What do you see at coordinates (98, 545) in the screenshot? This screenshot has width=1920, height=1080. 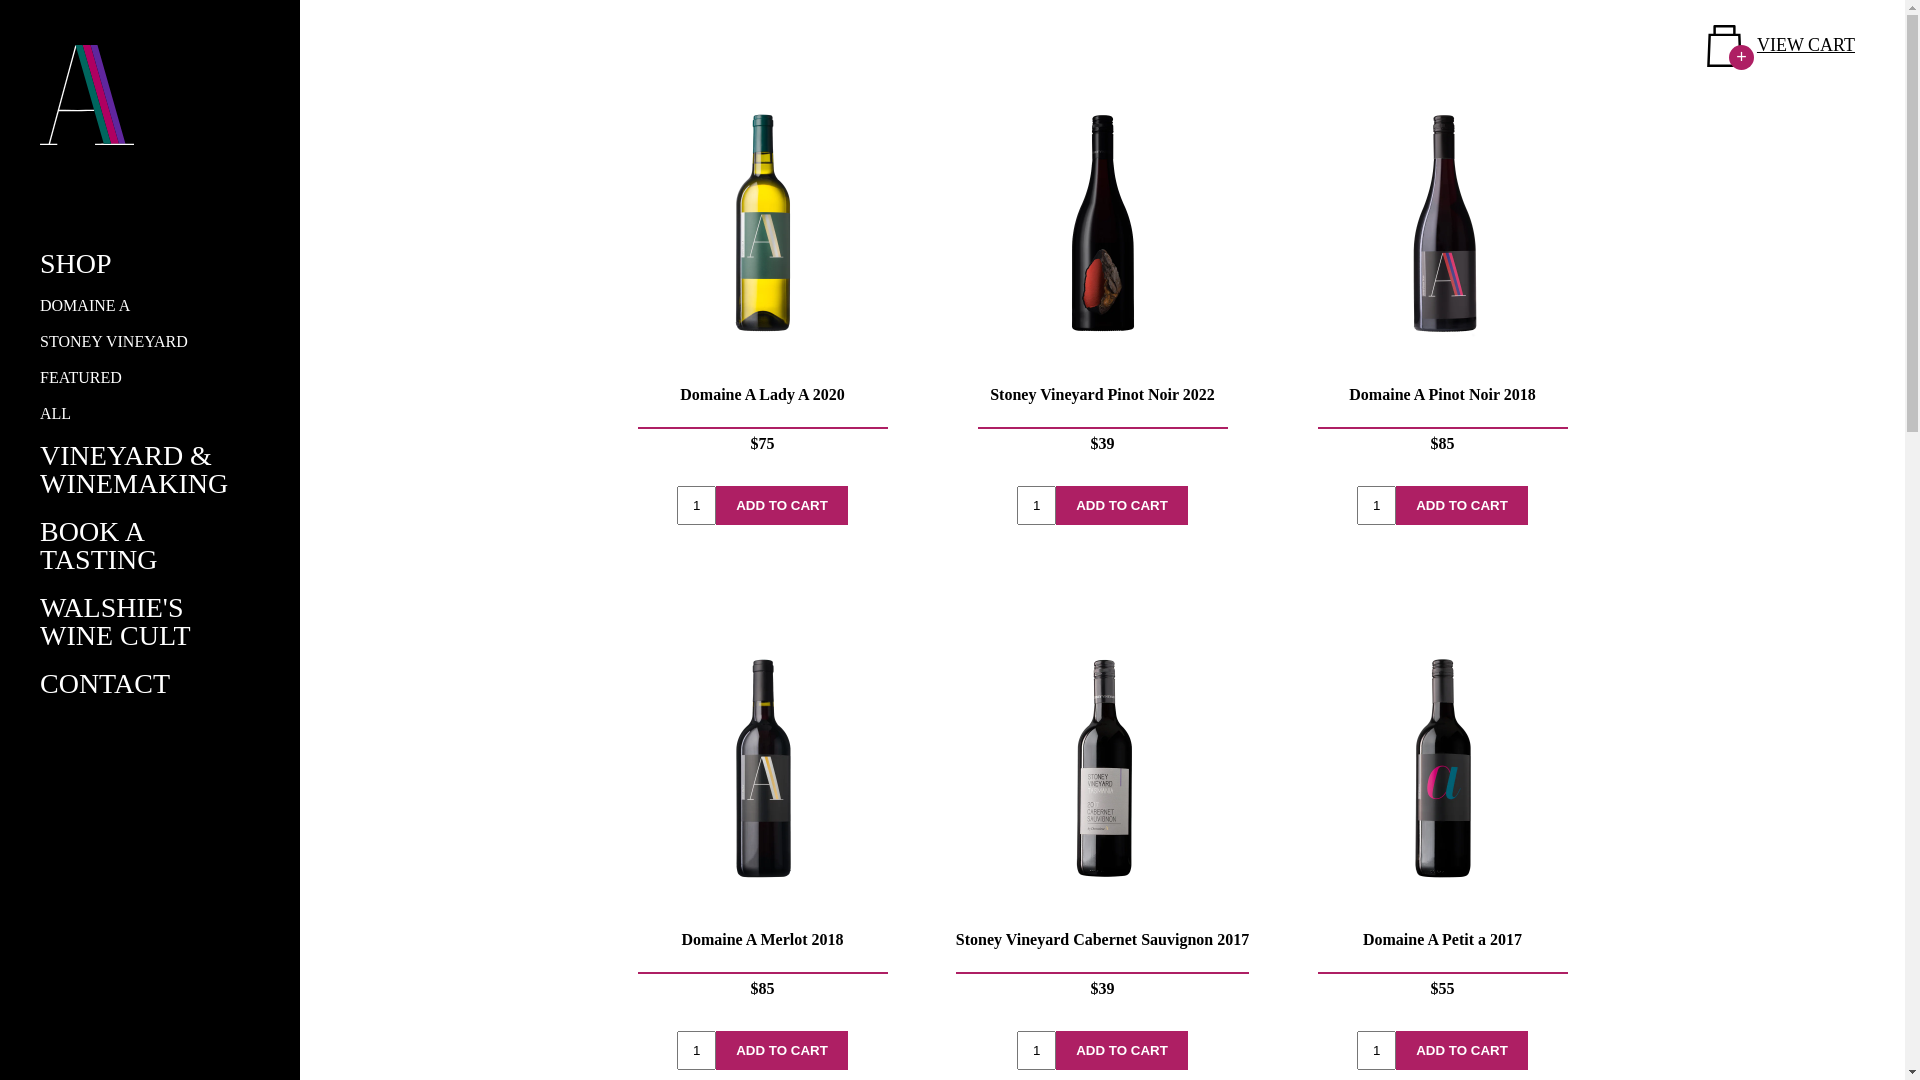 I see `'BOOK A TASTING'` at bounding box center [98, 545].